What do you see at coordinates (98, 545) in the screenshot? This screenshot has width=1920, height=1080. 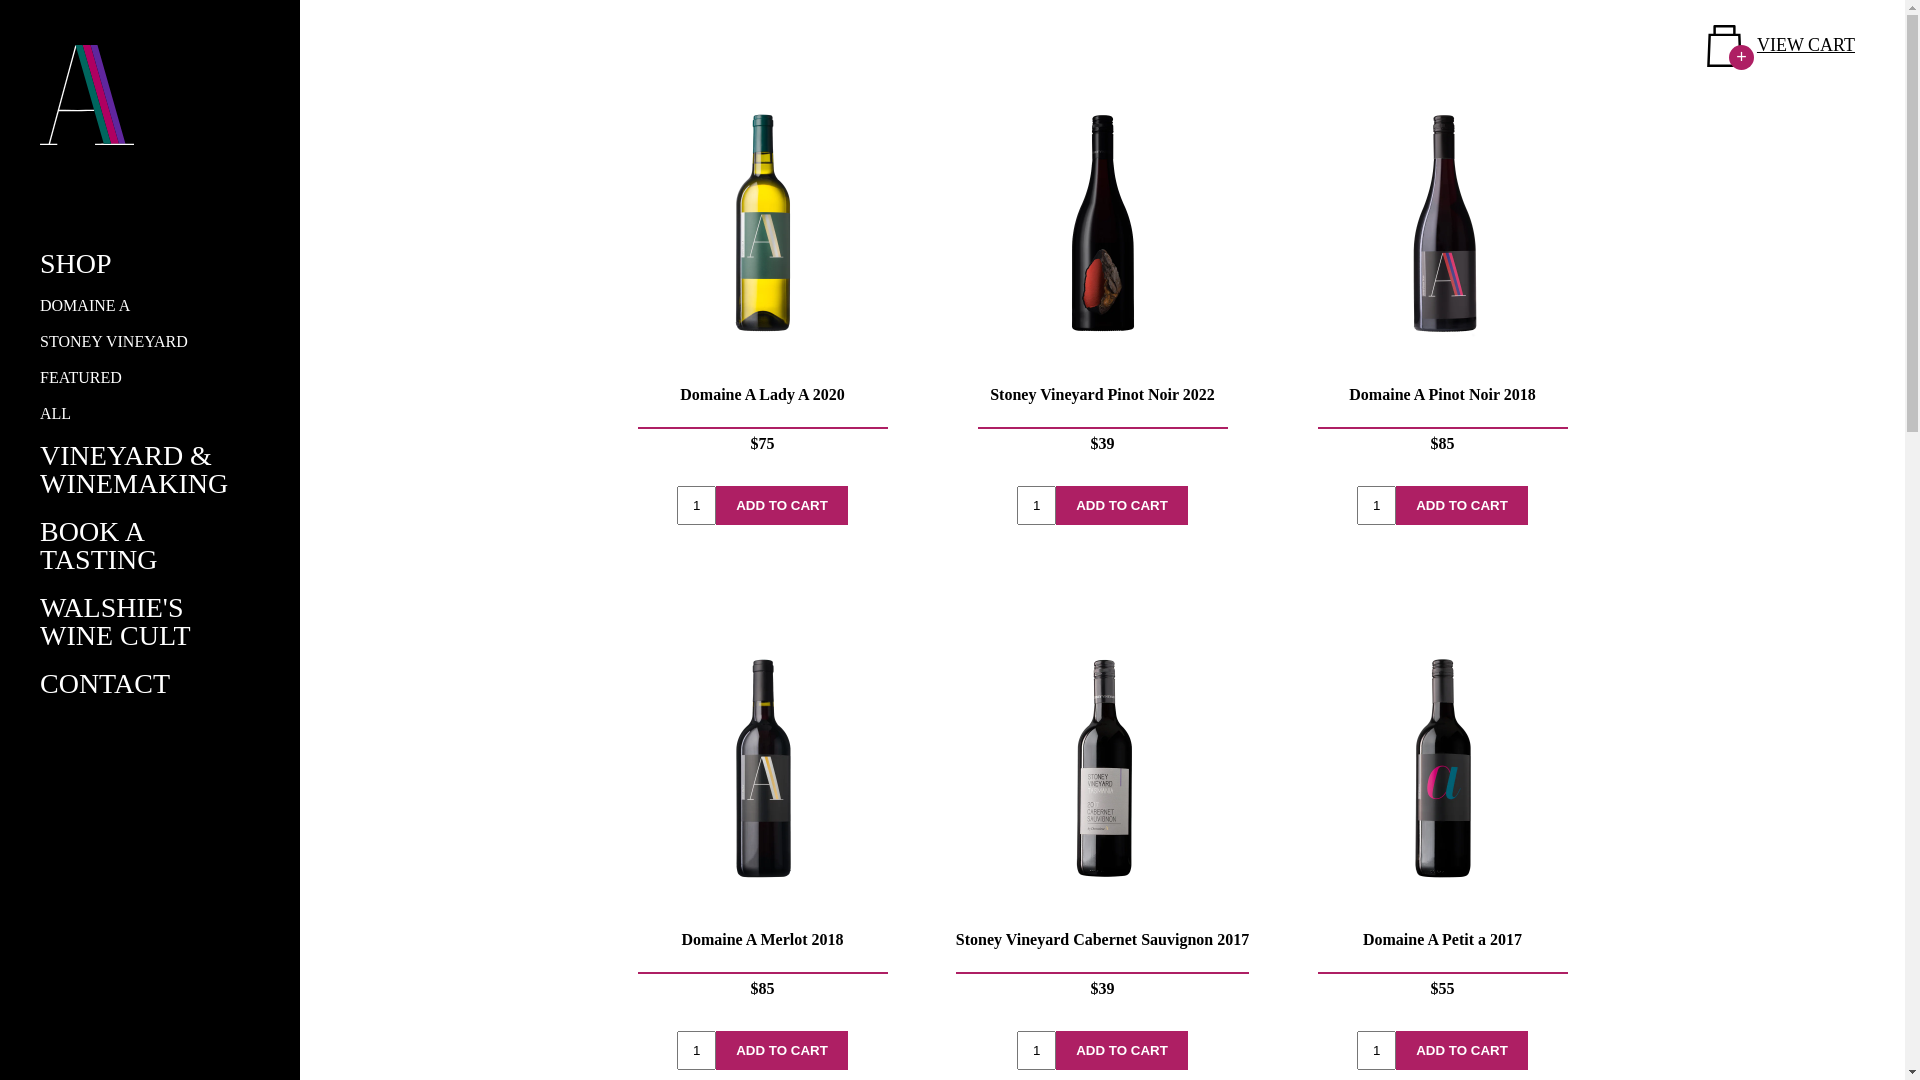 I see `'BOOK A TASTING'` at bounding box center [98, 545].